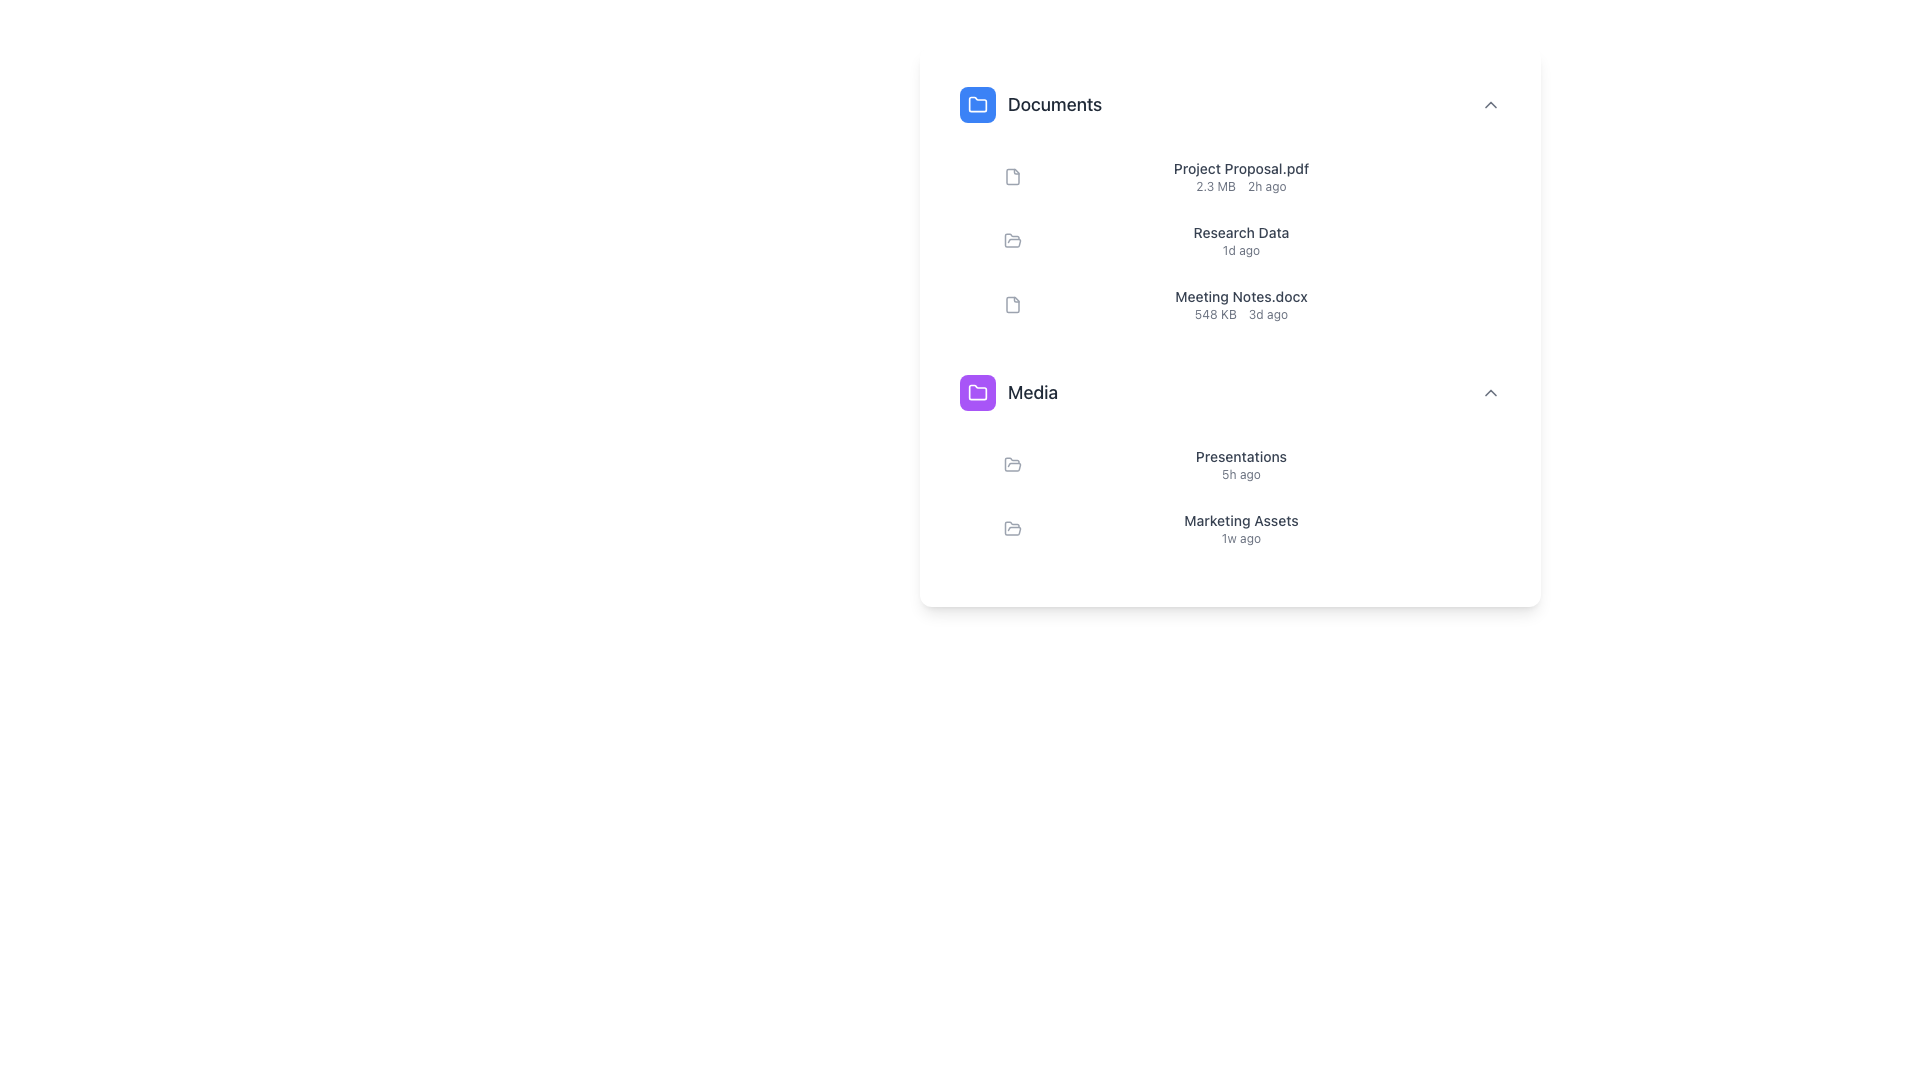 This screenshot has height=1080, width=1920. Describe the element at coordinates (1240, 538) in the screenshot. I see `the static text label indicating the relative time since the last modification or creation of the 'Marketing Assets' folder, located below the 'Marketing Assets' text in the 'Media' section` at that location.